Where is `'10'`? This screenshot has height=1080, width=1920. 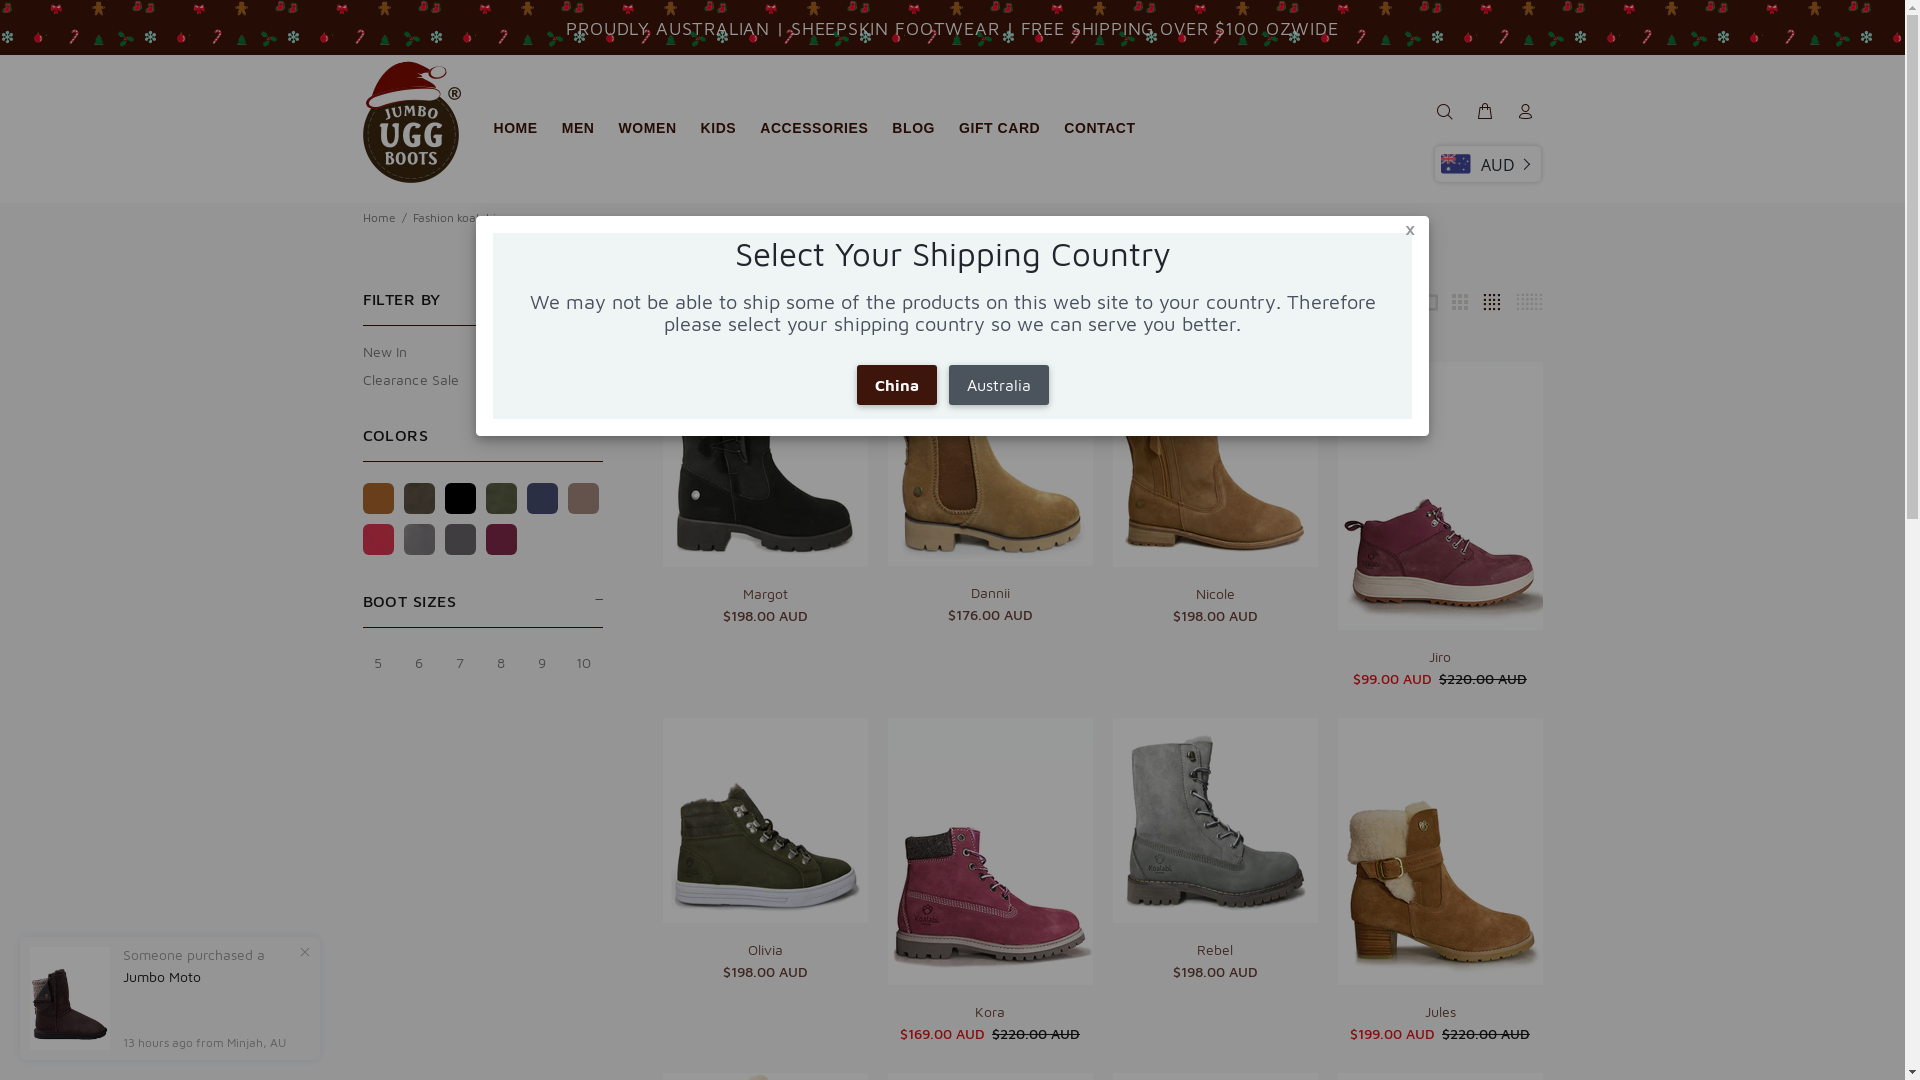 '10' is located at coordinates (582, 663).